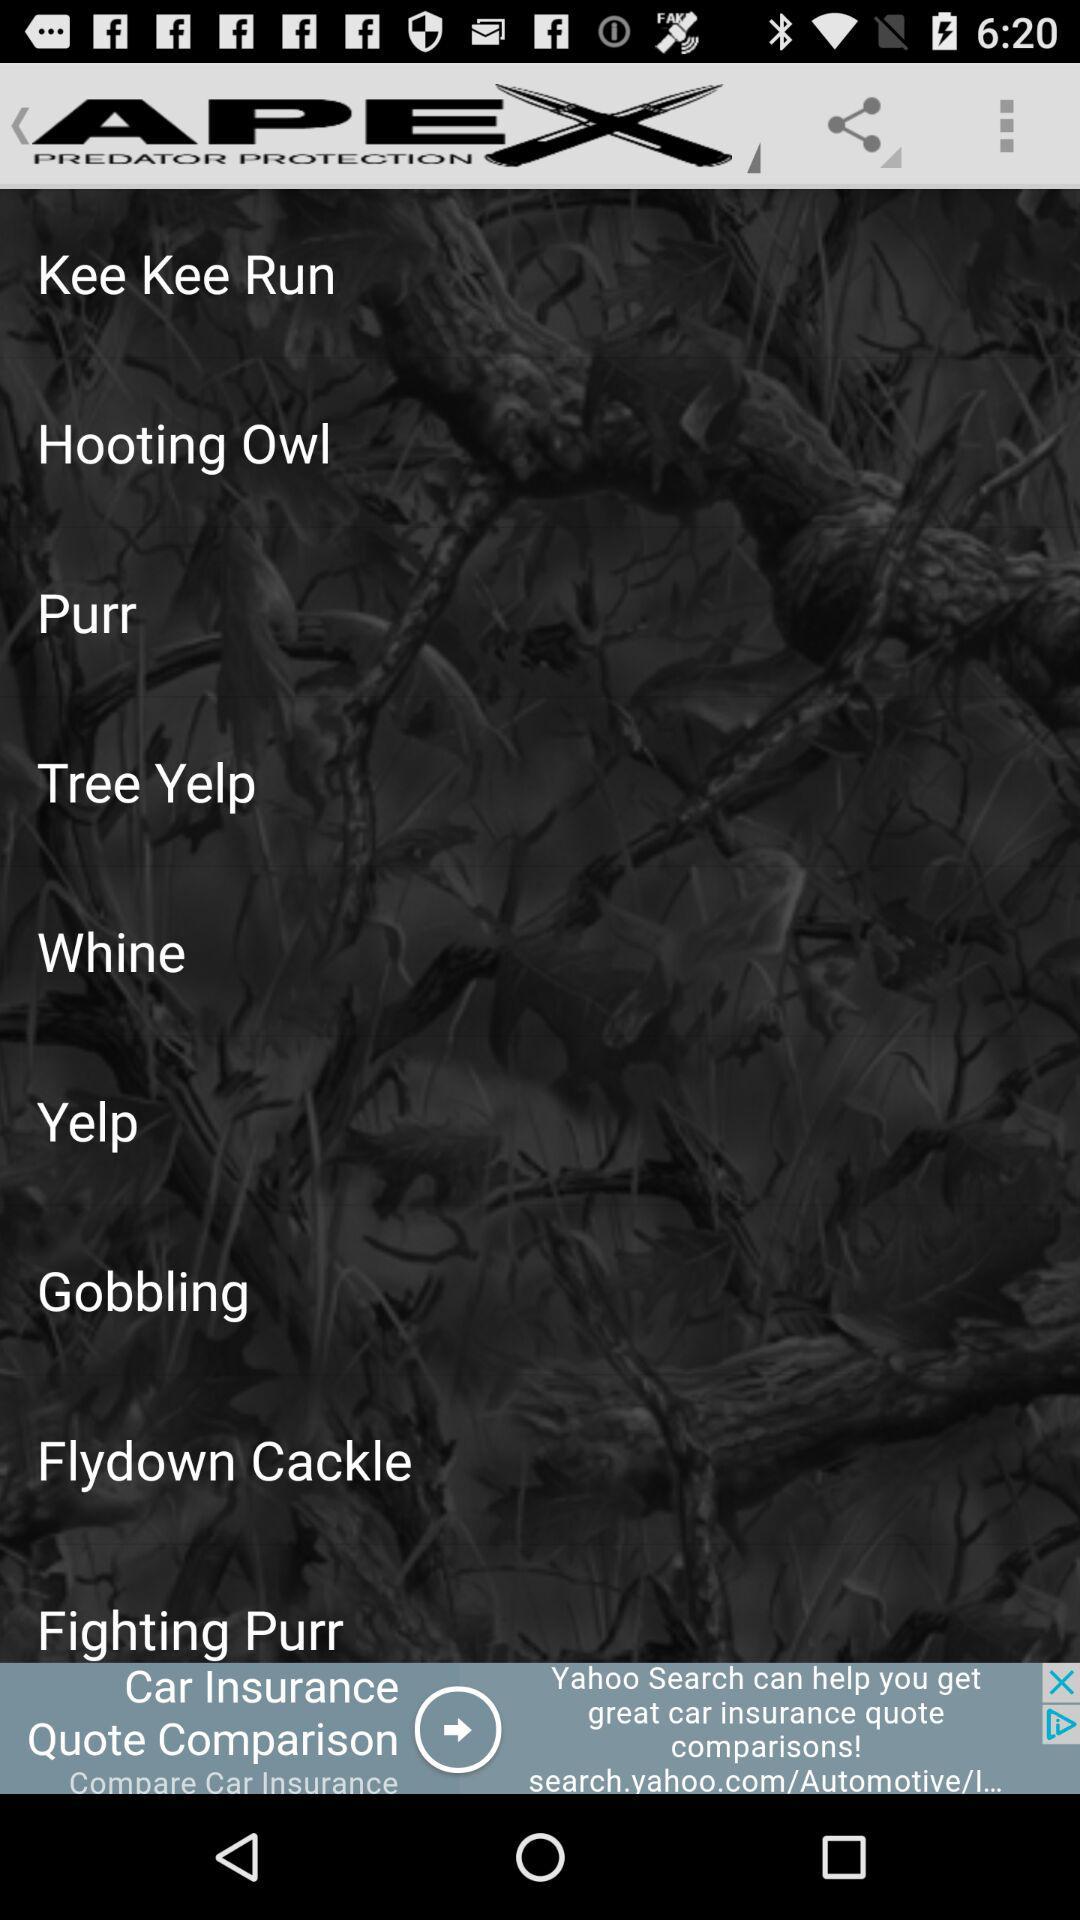 Image resolution: width=1080 pixels, height=1920 pixels. Describe the element at coordinates (540, 1727) in the screenshot. I see `advertisement` at that location.